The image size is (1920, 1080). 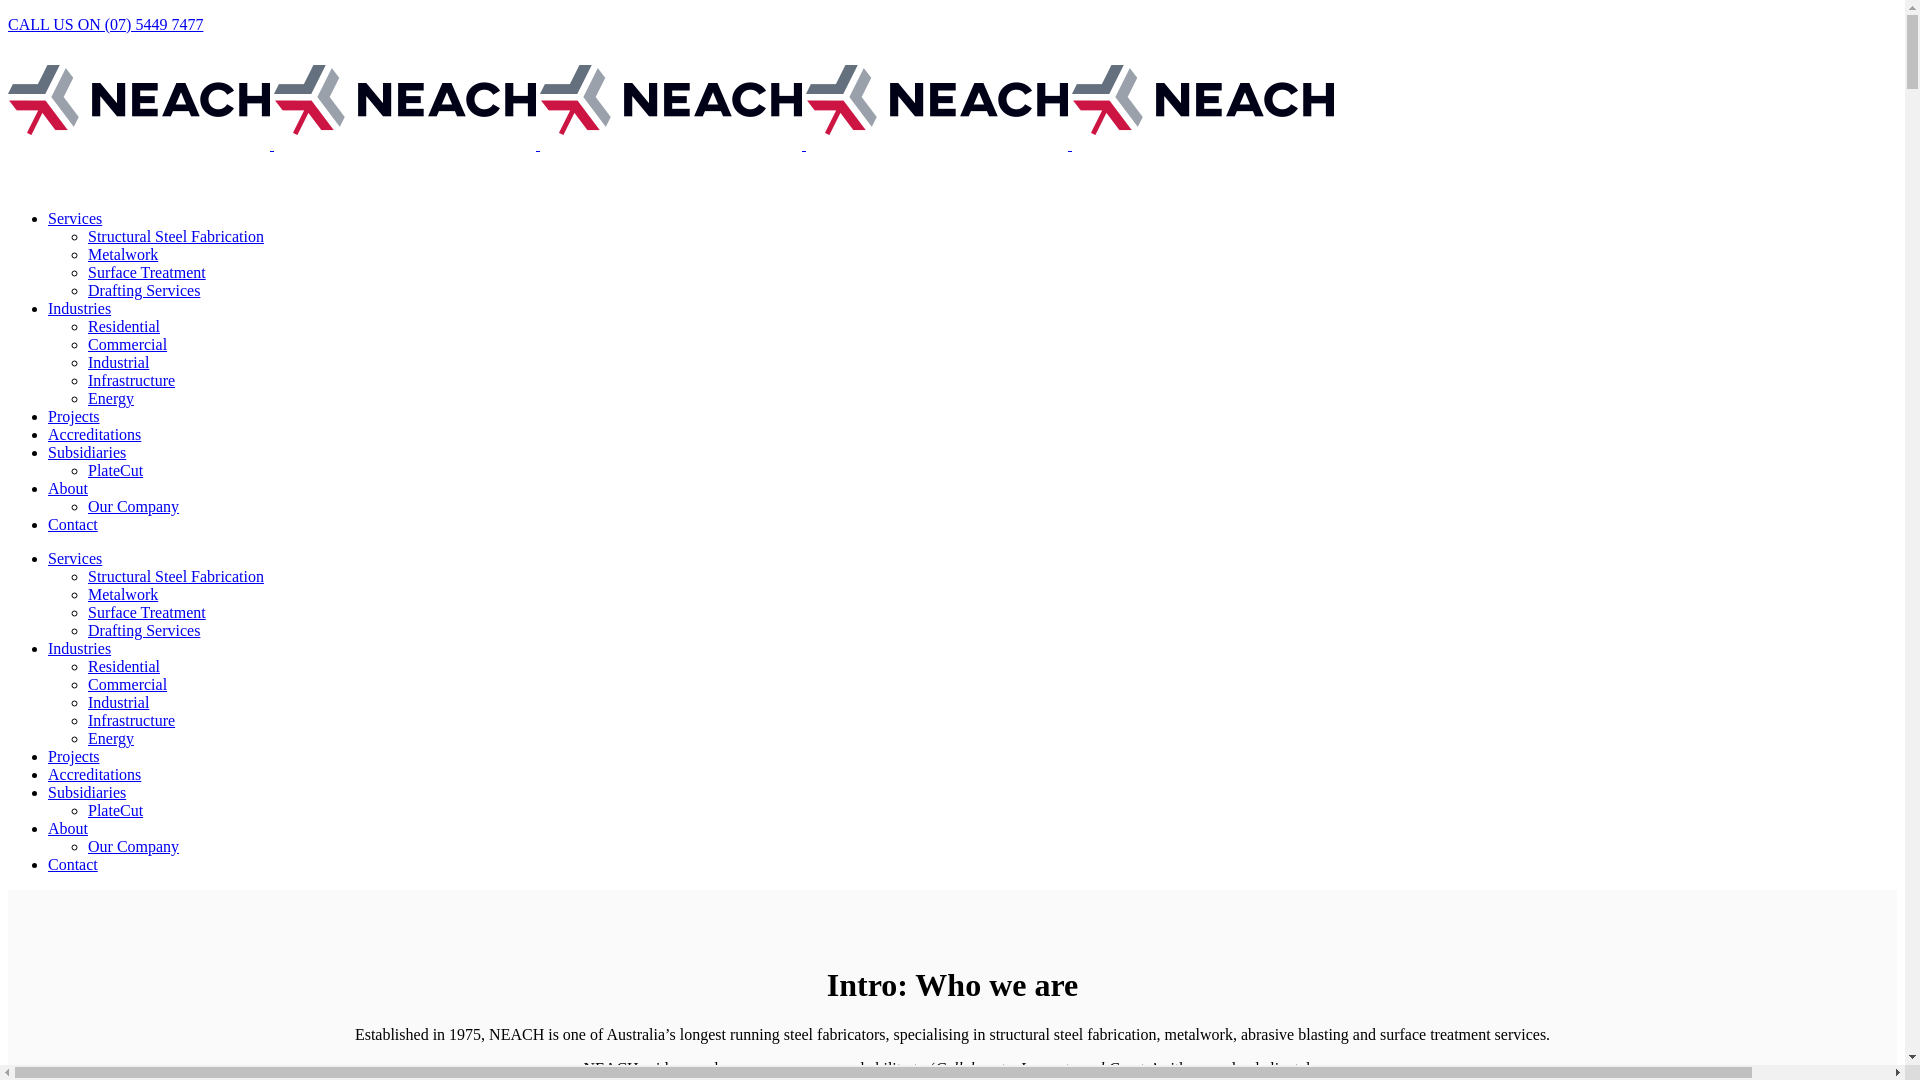 I want to click on 'Commercial', so click(x=126, y=683).